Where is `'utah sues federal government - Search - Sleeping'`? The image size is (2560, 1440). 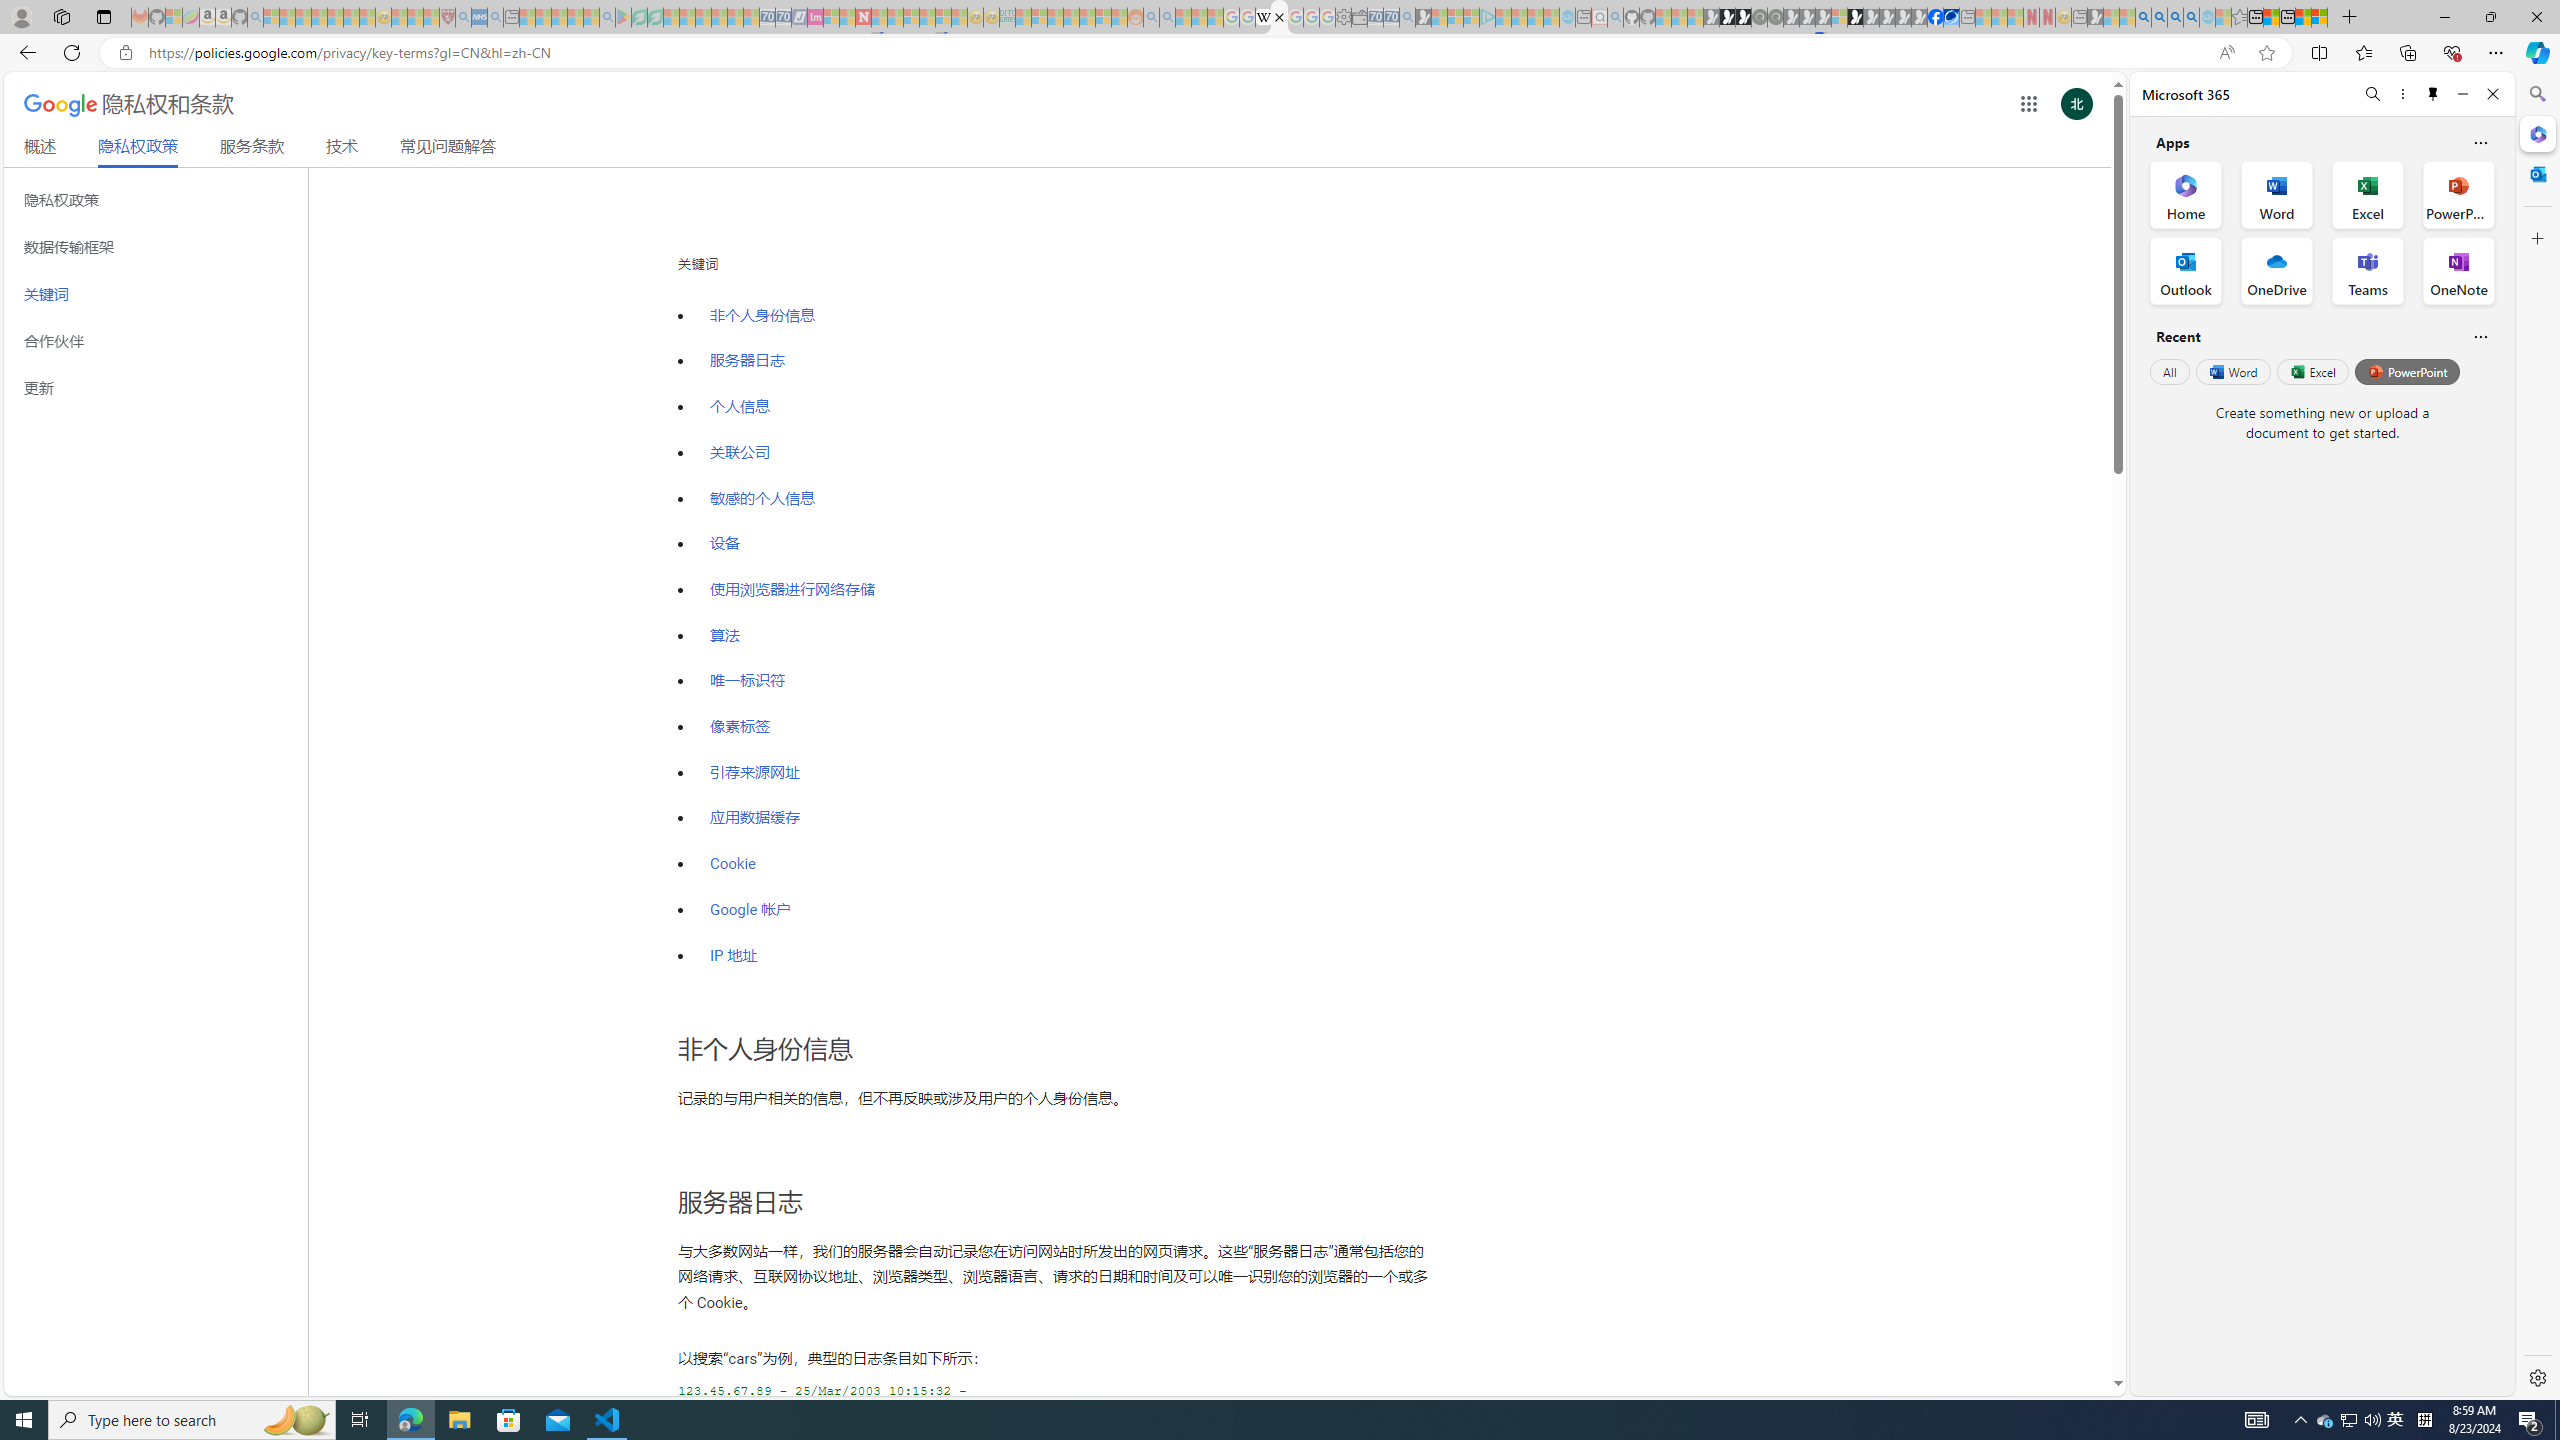 'utah sues federal government - Search - Sleeping' is located at coordinates (494, 16).